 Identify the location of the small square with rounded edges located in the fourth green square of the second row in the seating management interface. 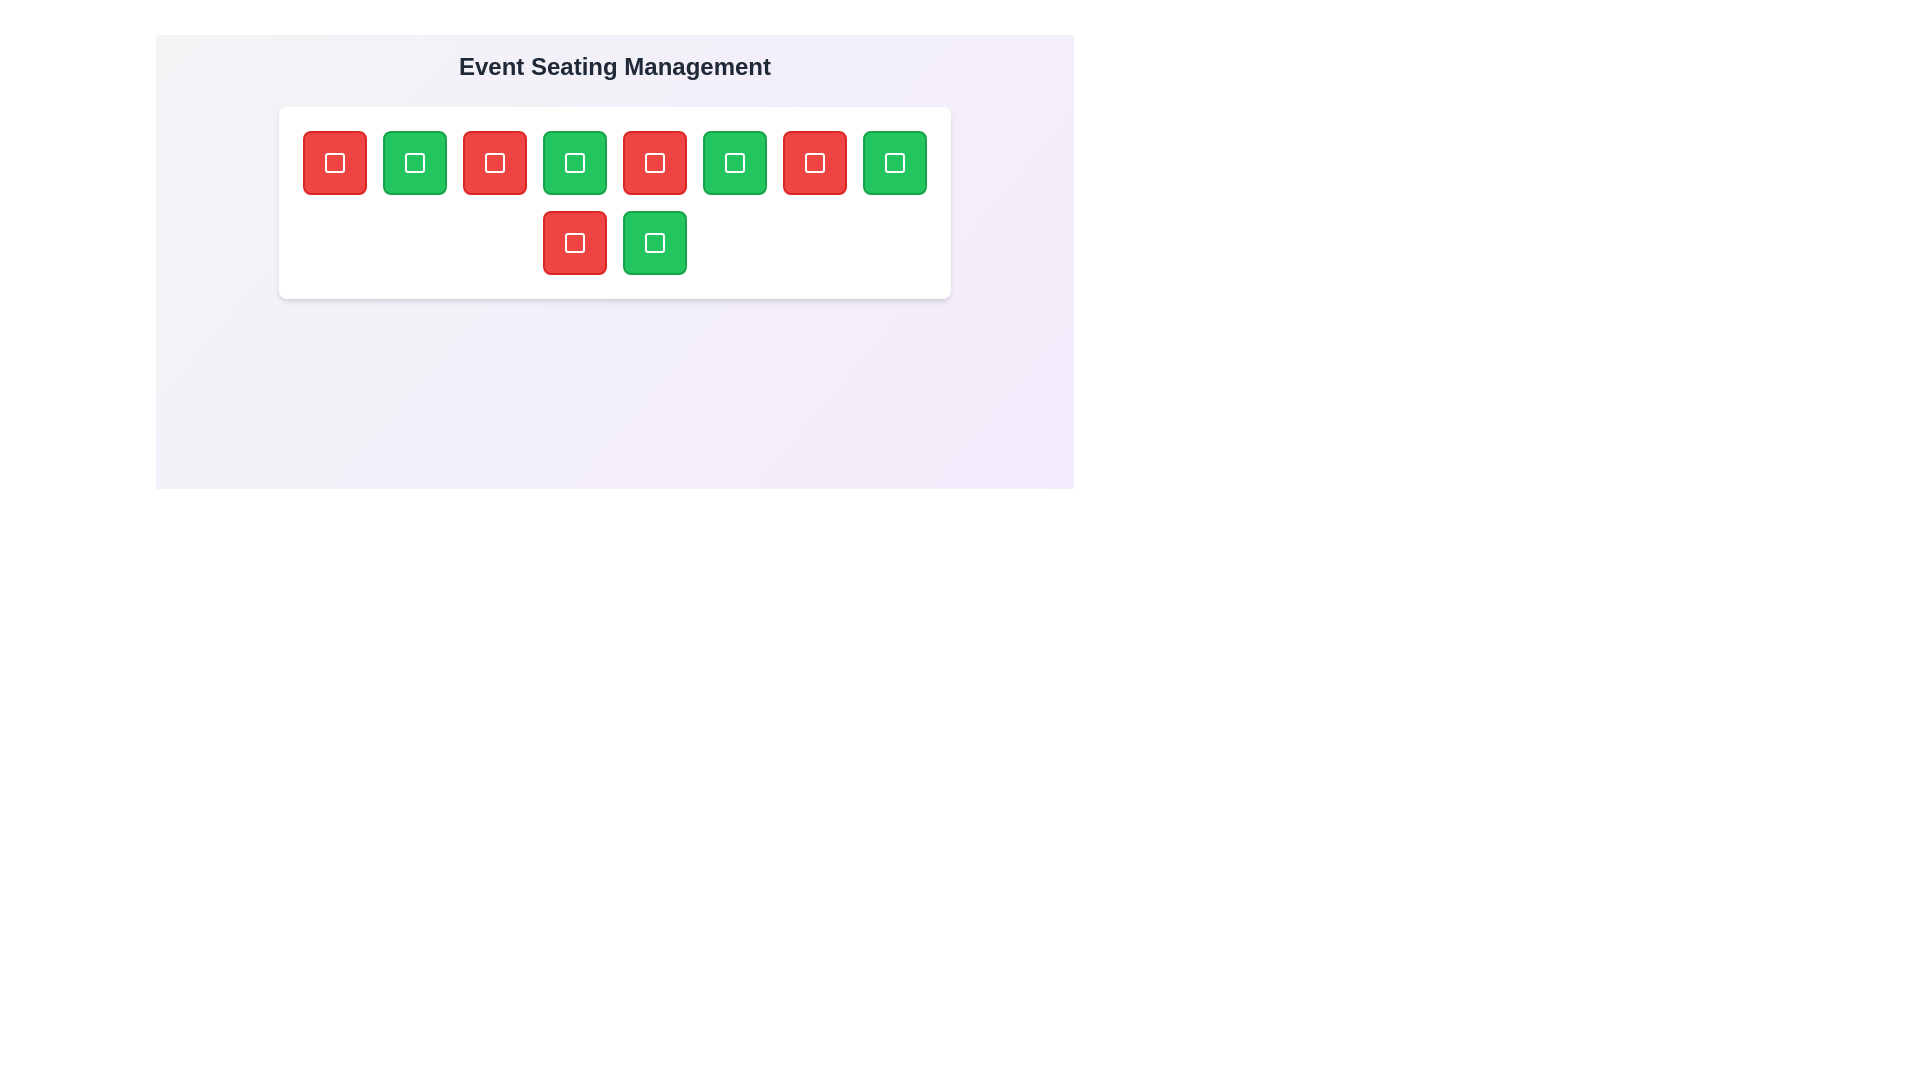
(654, 242).